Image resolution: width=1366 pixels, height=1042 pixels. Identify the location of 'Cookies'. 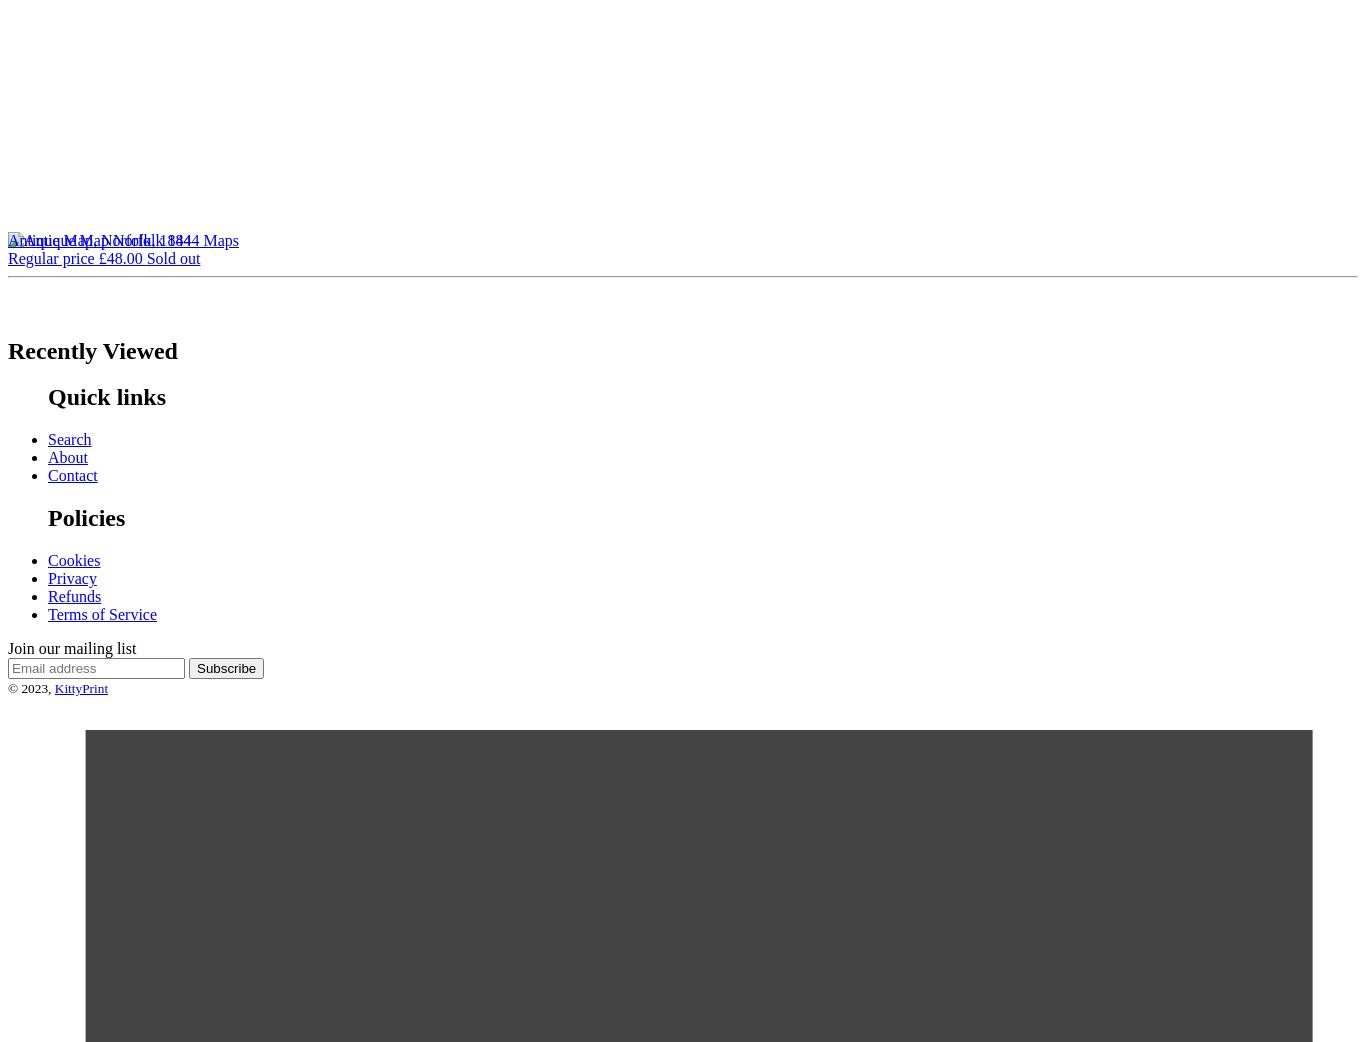
(74, 559).